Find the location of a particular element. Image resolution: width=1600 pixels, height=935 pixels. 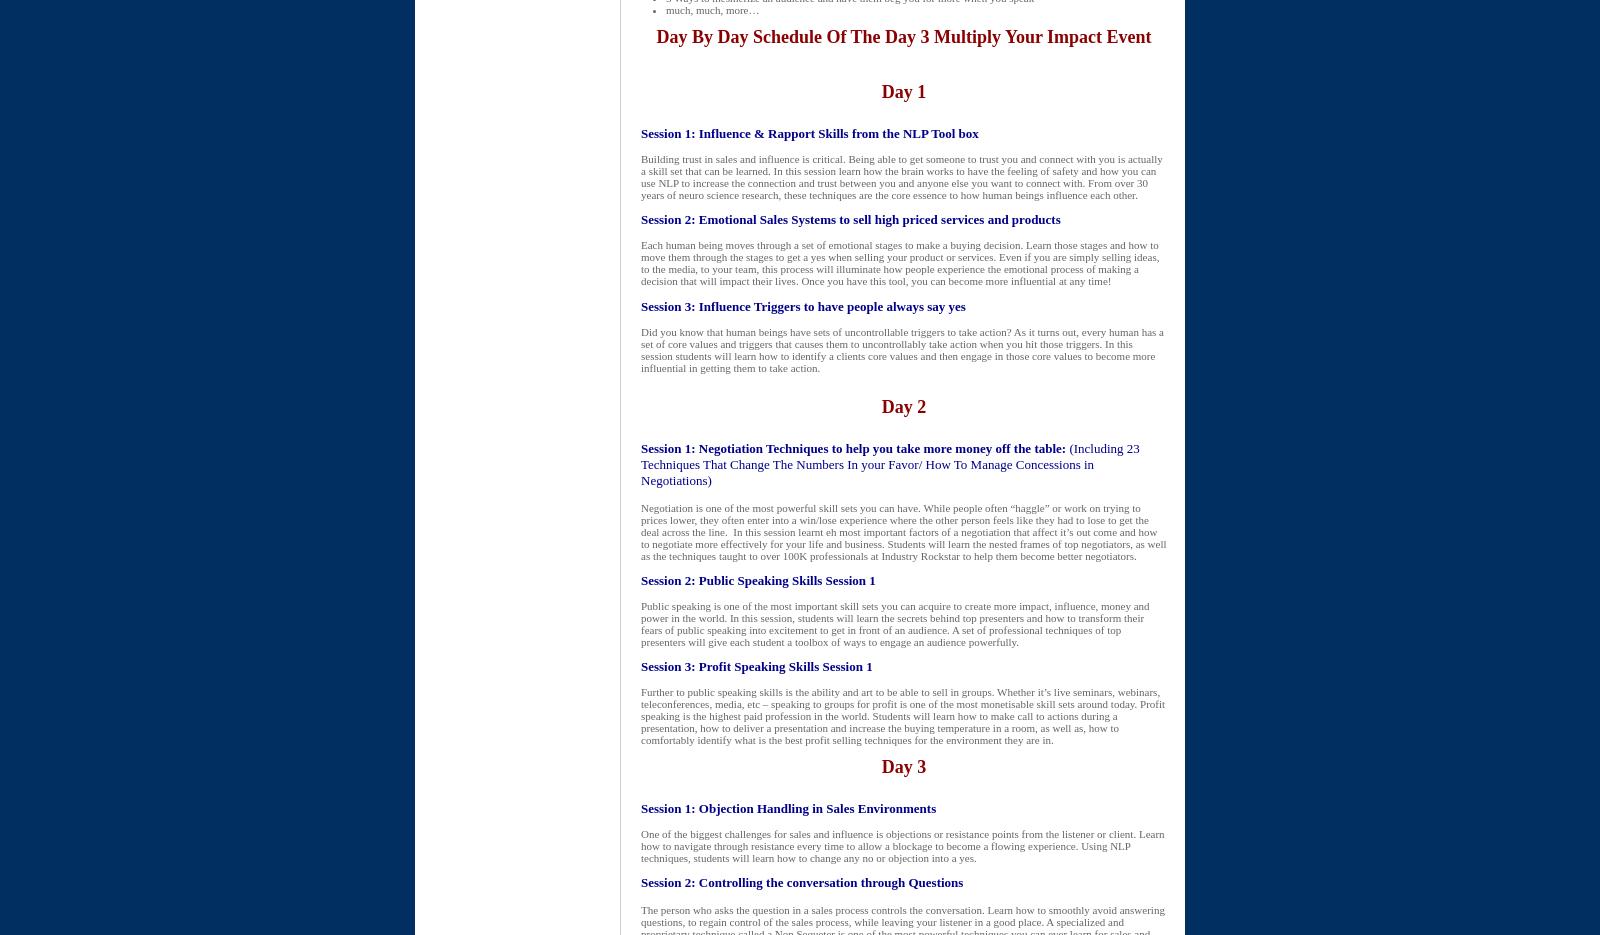

'Did  you know that human beings have sets of uncontrollable triggers to take action?  As it turns out, every human has a set of core values and triggers that causes  them to uncontrollably take action when you hit those triggers. In this session students will learn how to  identify a clients core values and then engage in those core values to become  more influential in getting them to take action.' is located at coordinates (901, 348).